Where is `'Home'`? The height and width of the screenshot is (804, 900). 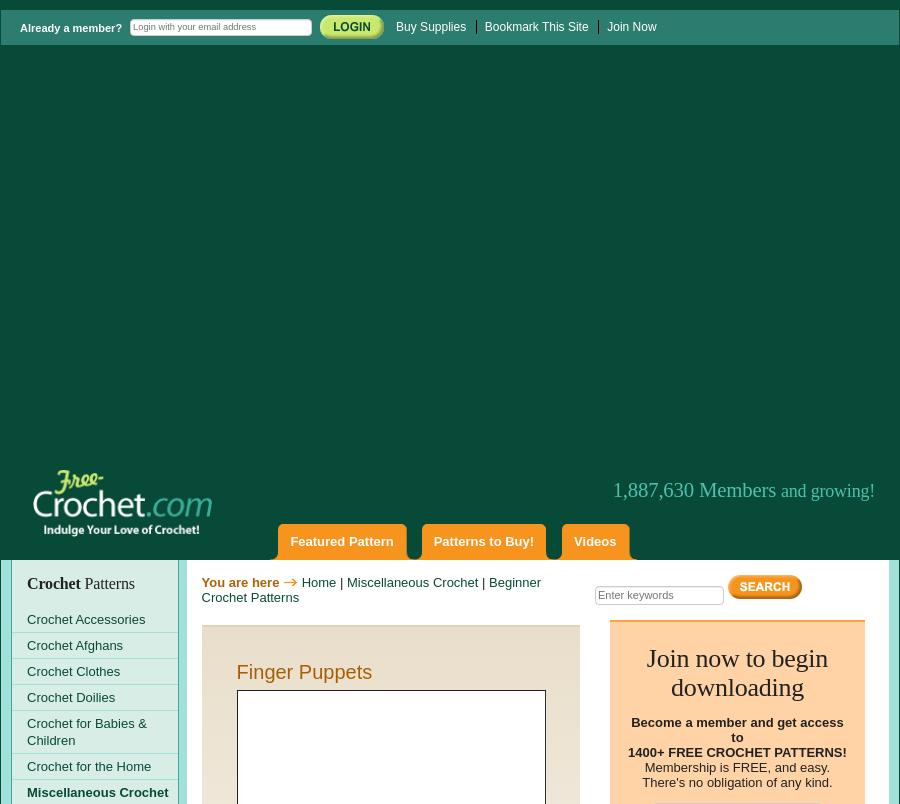
'Home' is located at coordinates (317, 580).